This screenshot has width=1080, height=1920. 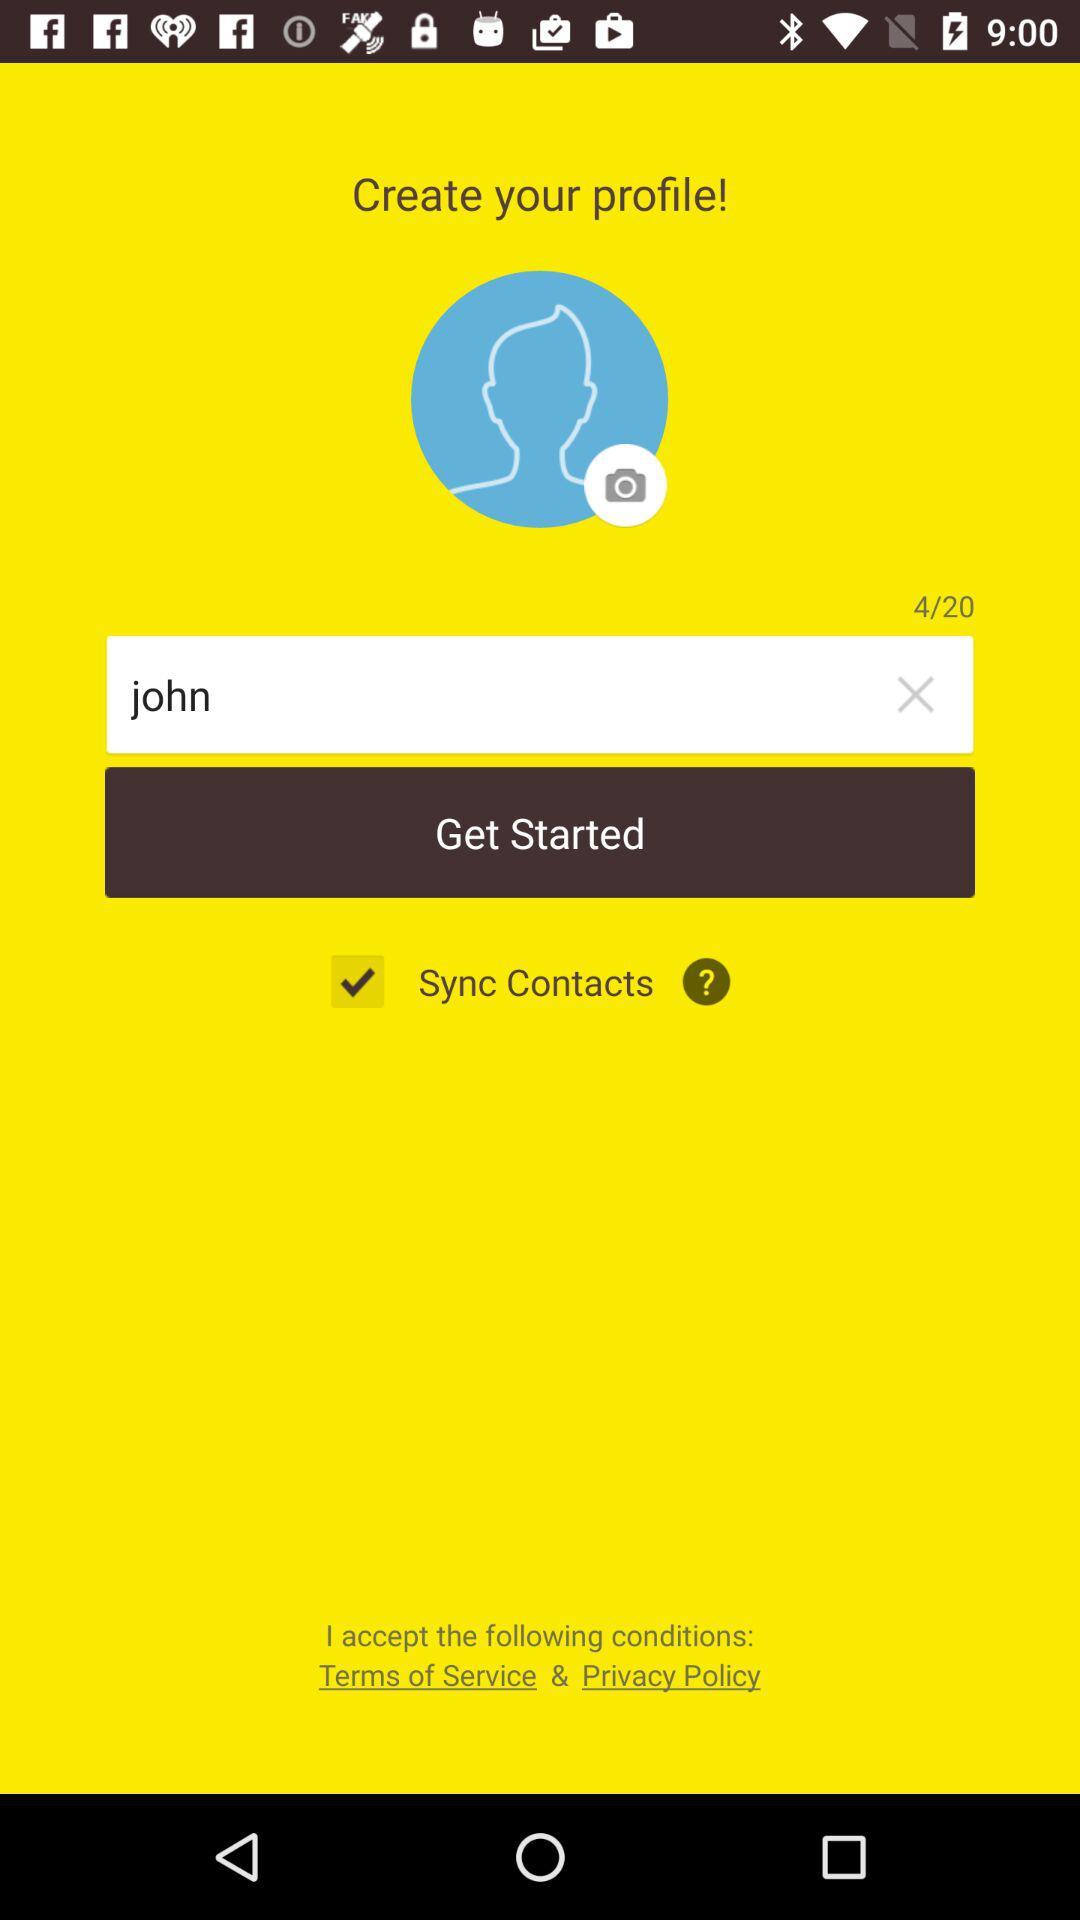 I want to click on item next to the sync contacts item, so click(x=368, y=981).